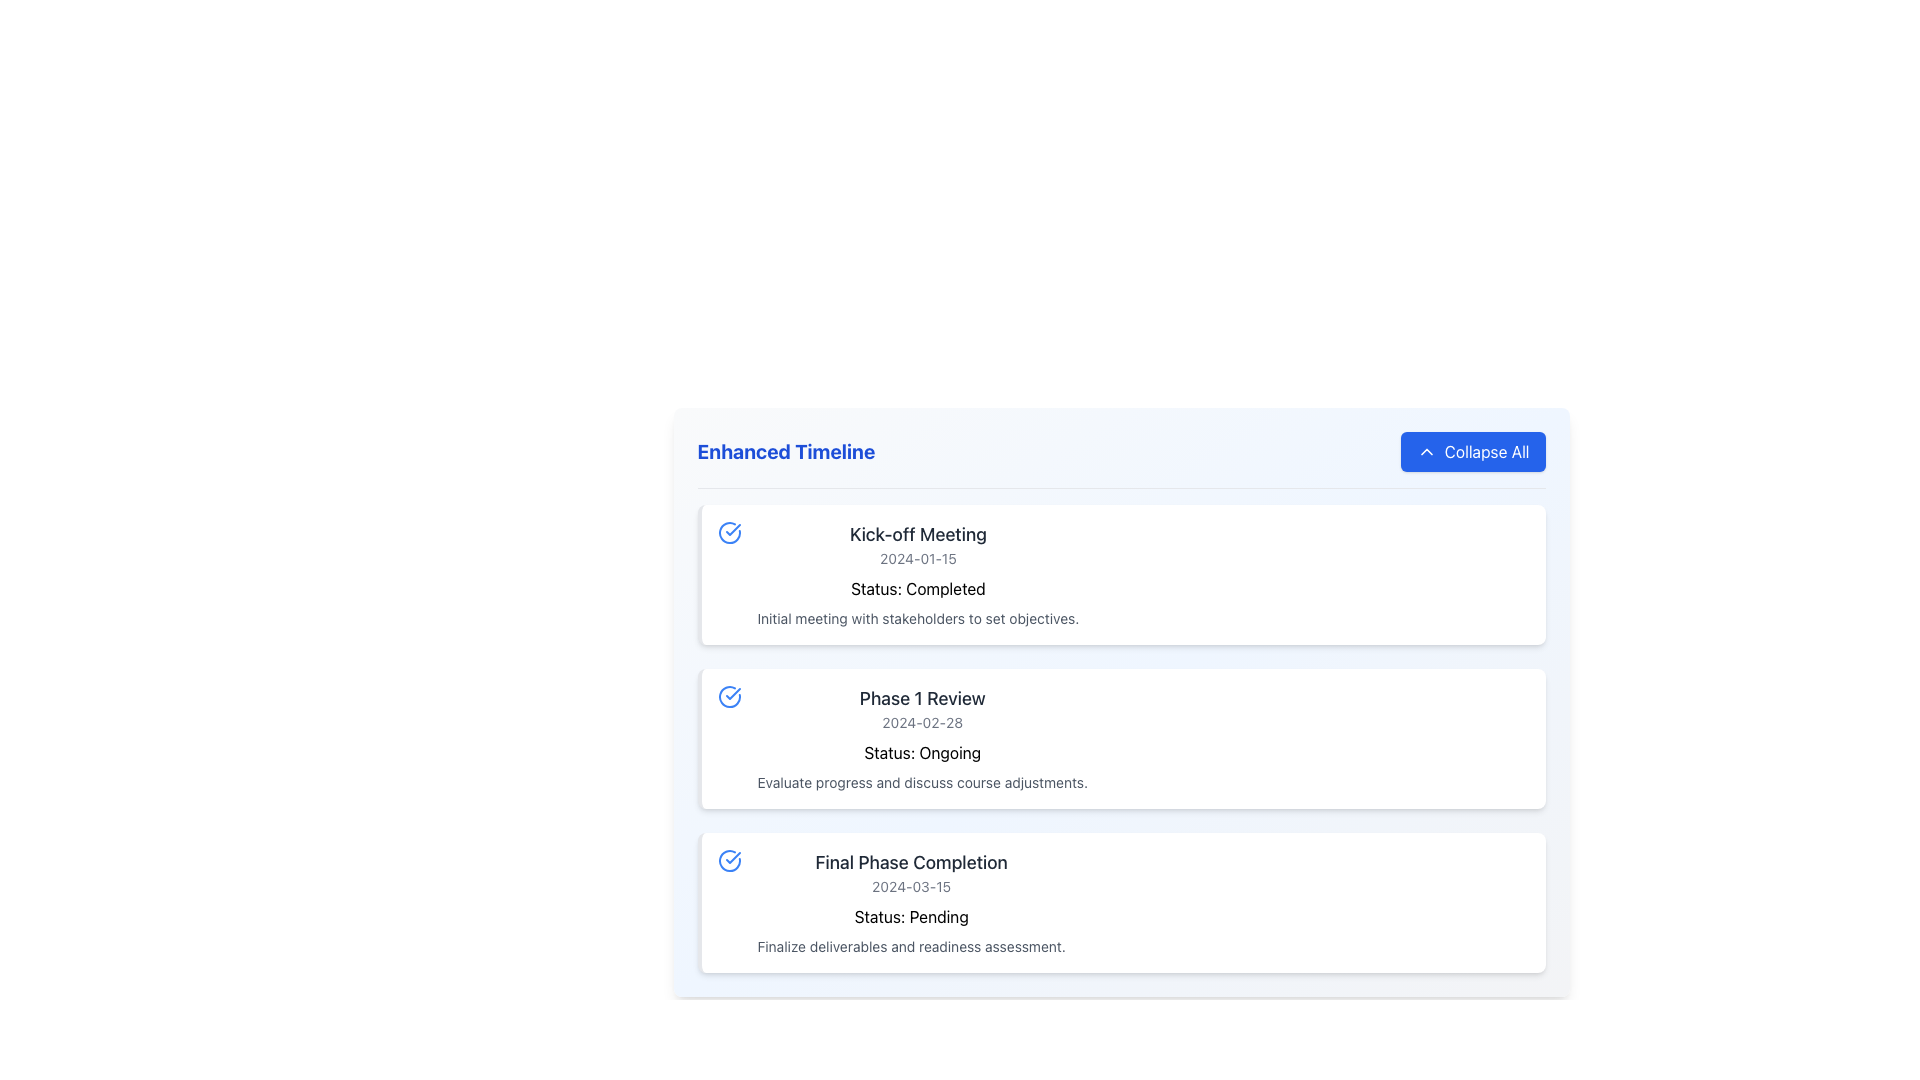 This screenshot has height=1080, width=1920. What do you see at coordinates (732, 856) in the screenshot?
I see `the blue checkmark icon indicating the completion status of 'Phase 1 Review' located at the top left corner of the timeline display` at bounding box center [732, 856].